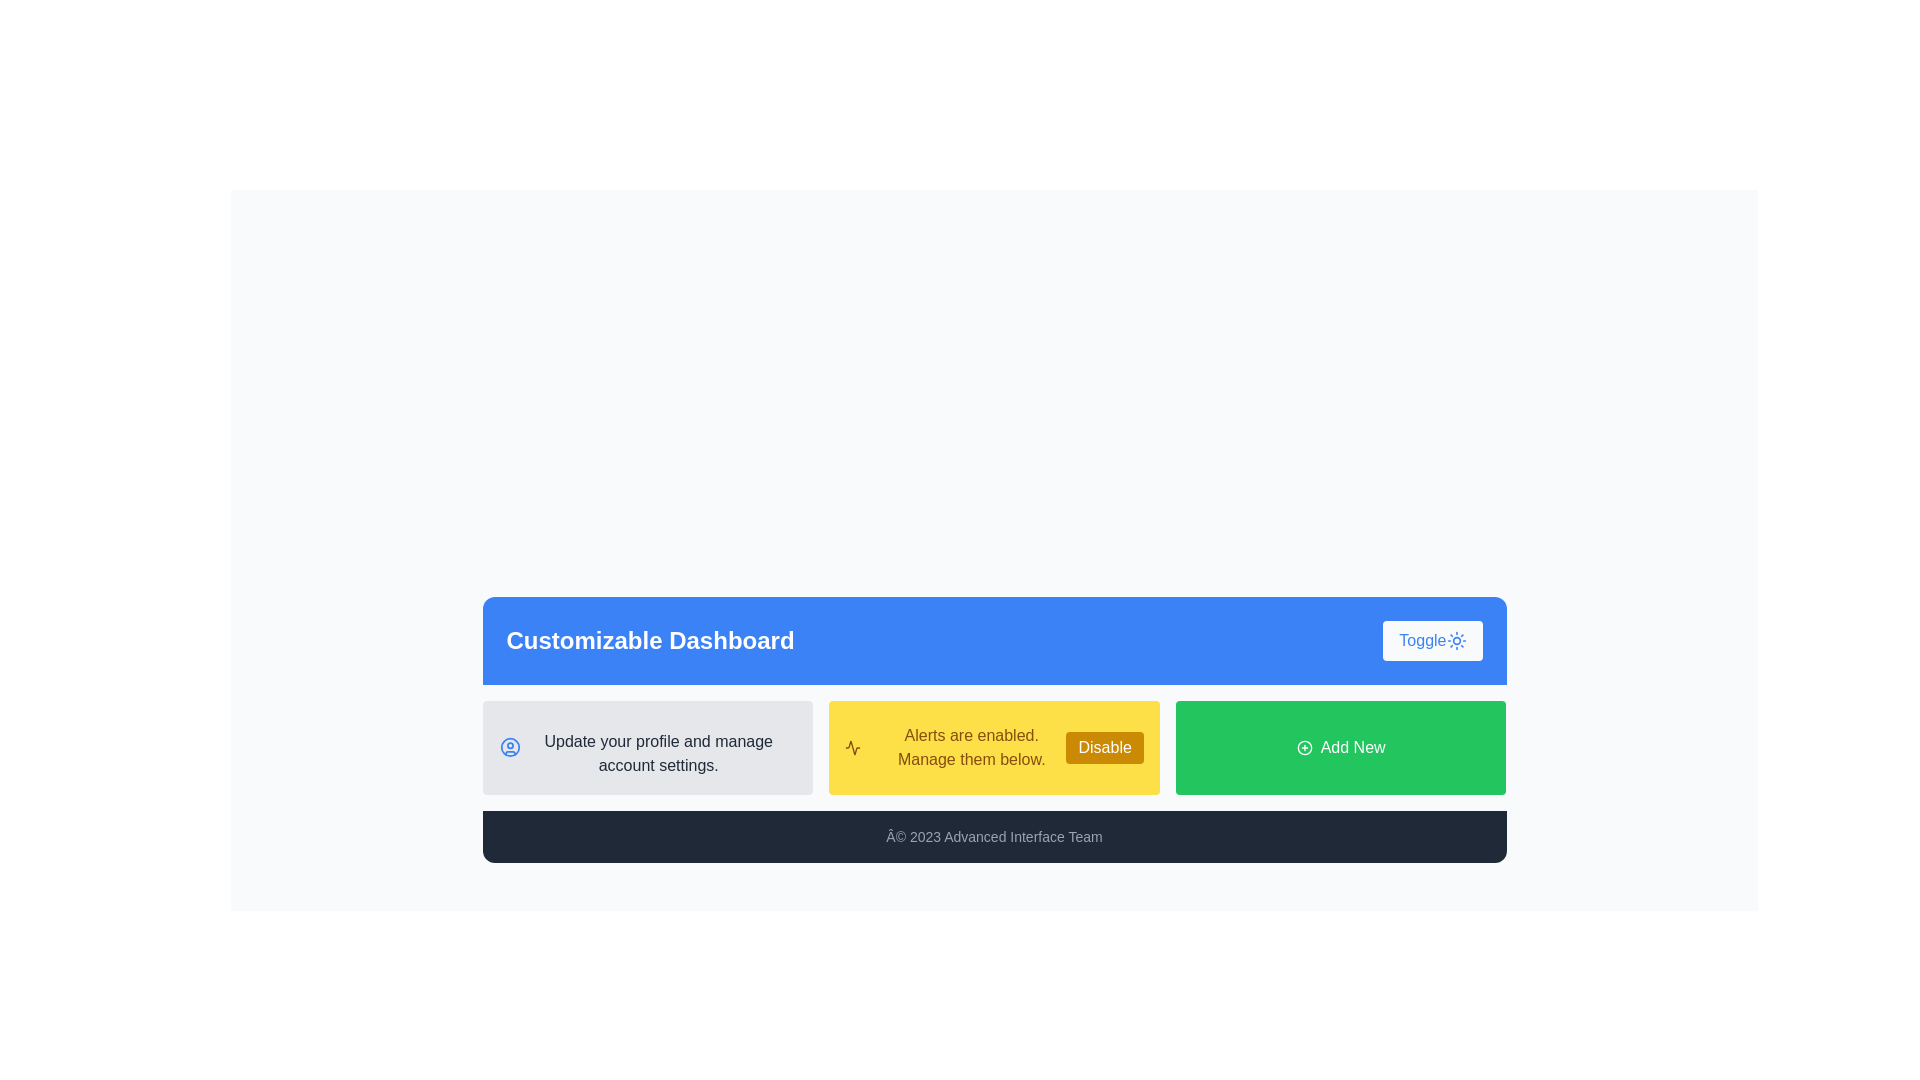 The width and height of the screenshot is (1920, 1080). Describe the element at coordinates (994, 837) in the screenshot. I see `the footer bar containing the text '© 2023 Advanced Interface Team', which is styled in dark gray with rounded corners` at that location.